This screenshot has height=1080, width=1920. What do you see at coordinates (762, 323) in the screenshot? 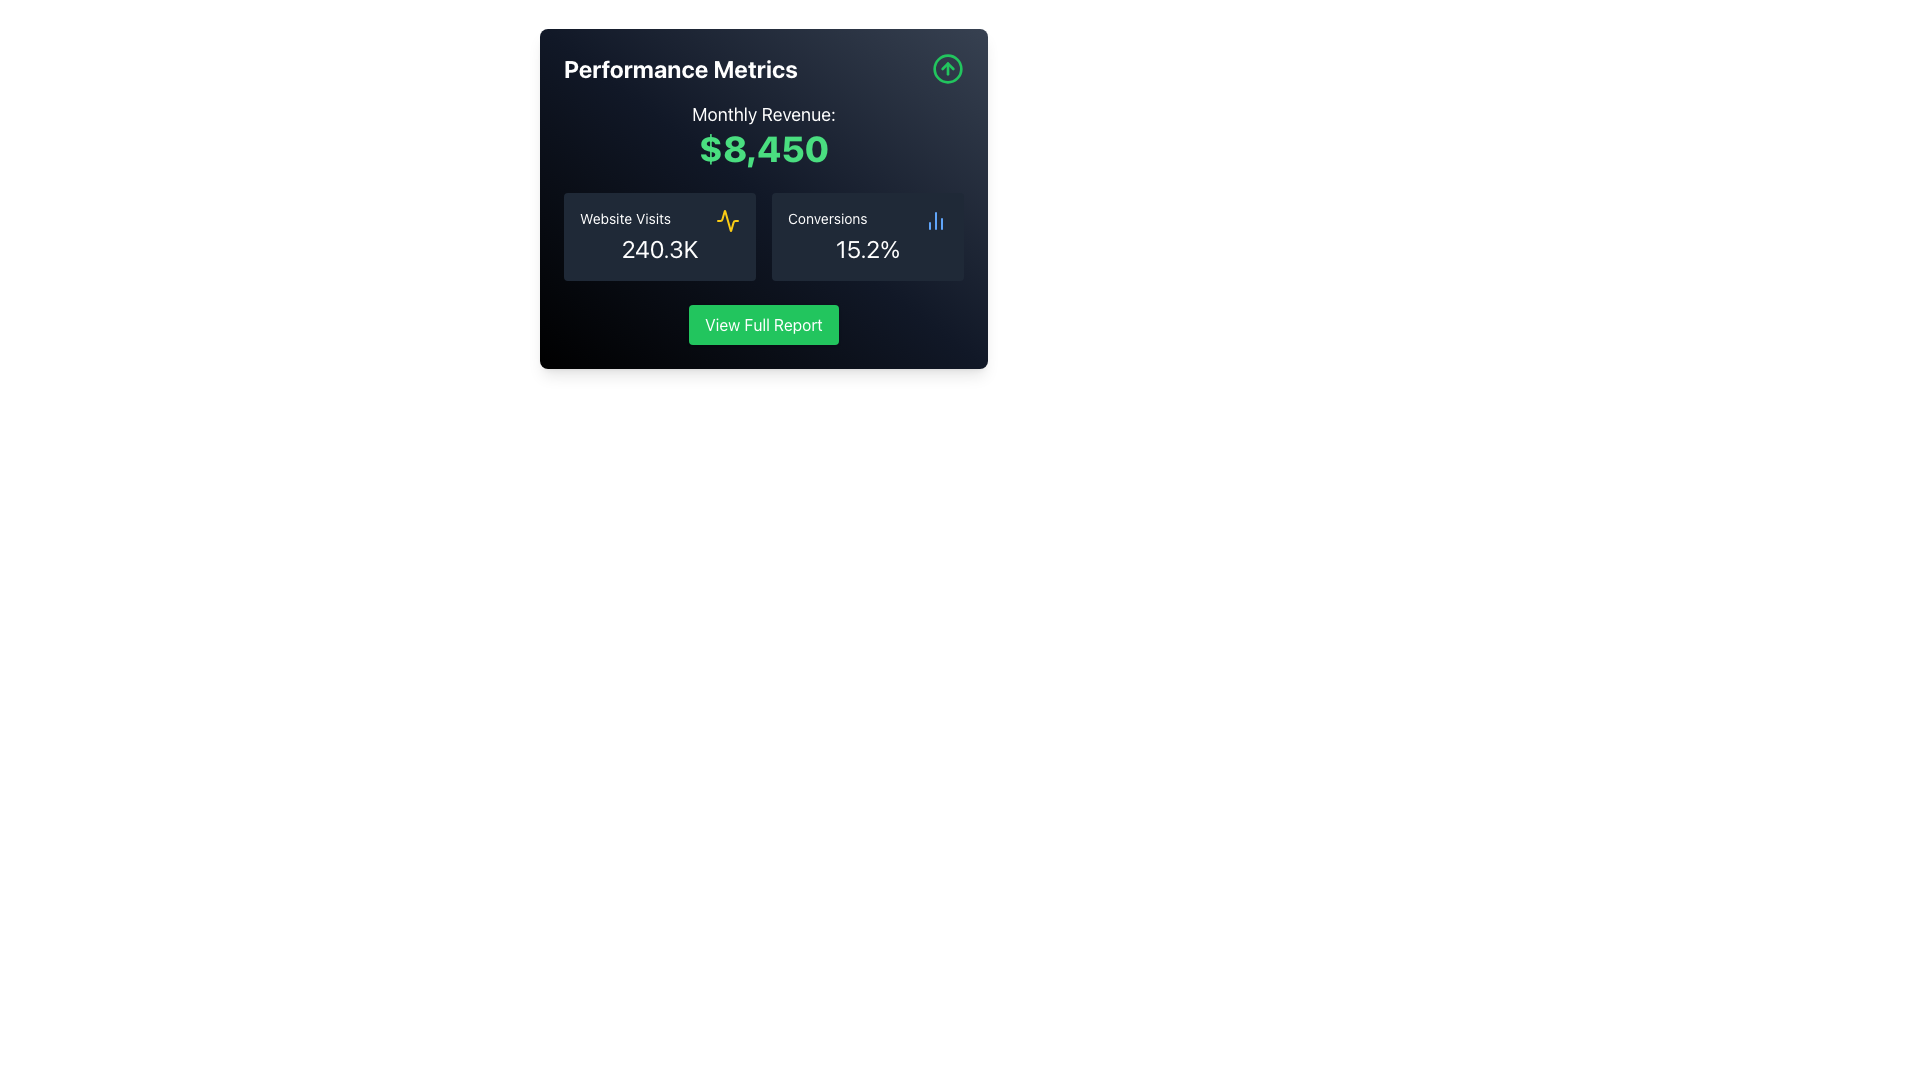
I see `the green button labeled 'View Full Report'` at bounding box center [762, 323].